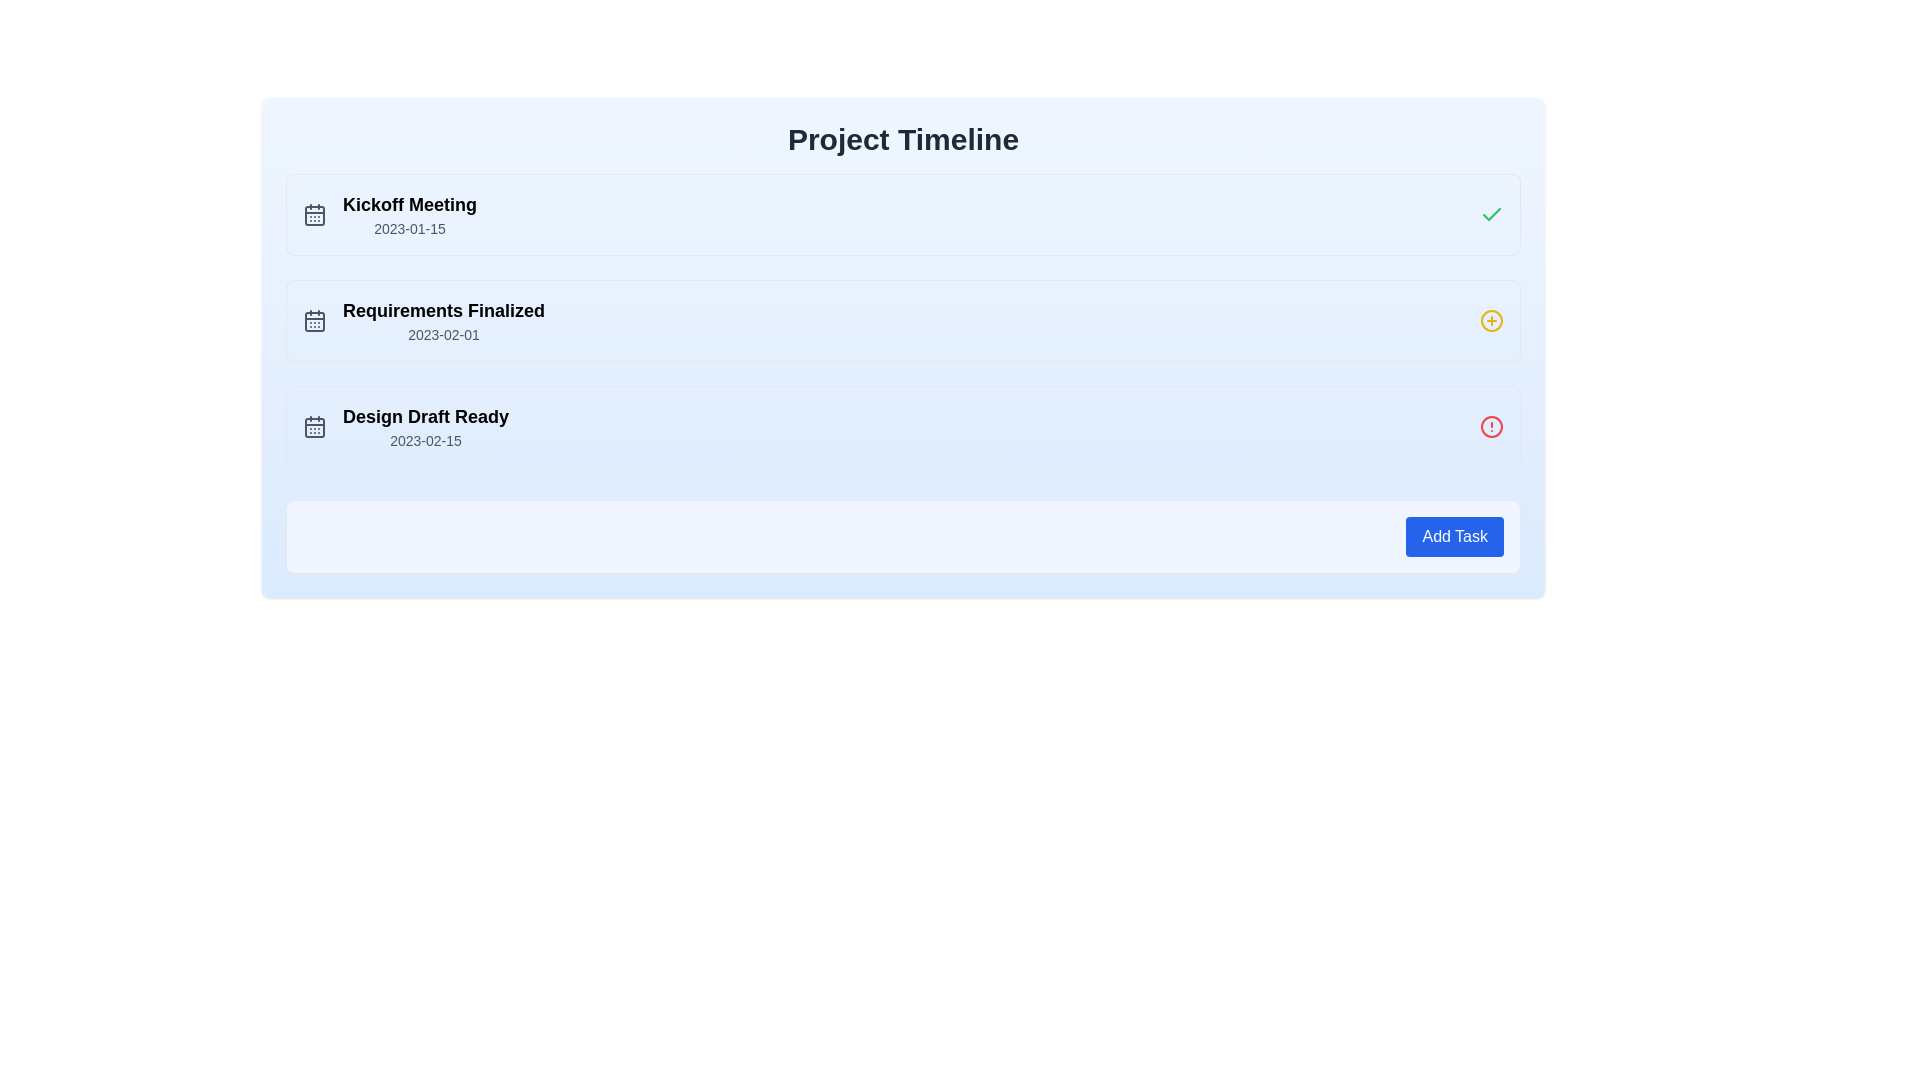  Describe the element at coordinates (408, 227) in the screenshot. I see `the static text label displaying the date for the 'Kickoff Meeting' event, which is located directly under the title and aligned to the left in the first card of the vertical list` at that location.